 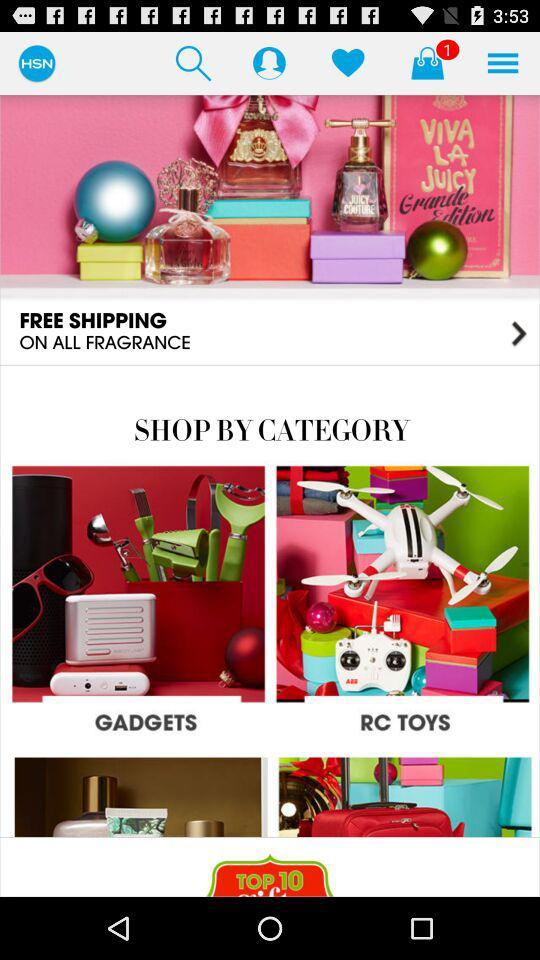 What do you see at coordinates (347, 62) in the screenshot?
I see `like the store` at bounding box center [347, 62].